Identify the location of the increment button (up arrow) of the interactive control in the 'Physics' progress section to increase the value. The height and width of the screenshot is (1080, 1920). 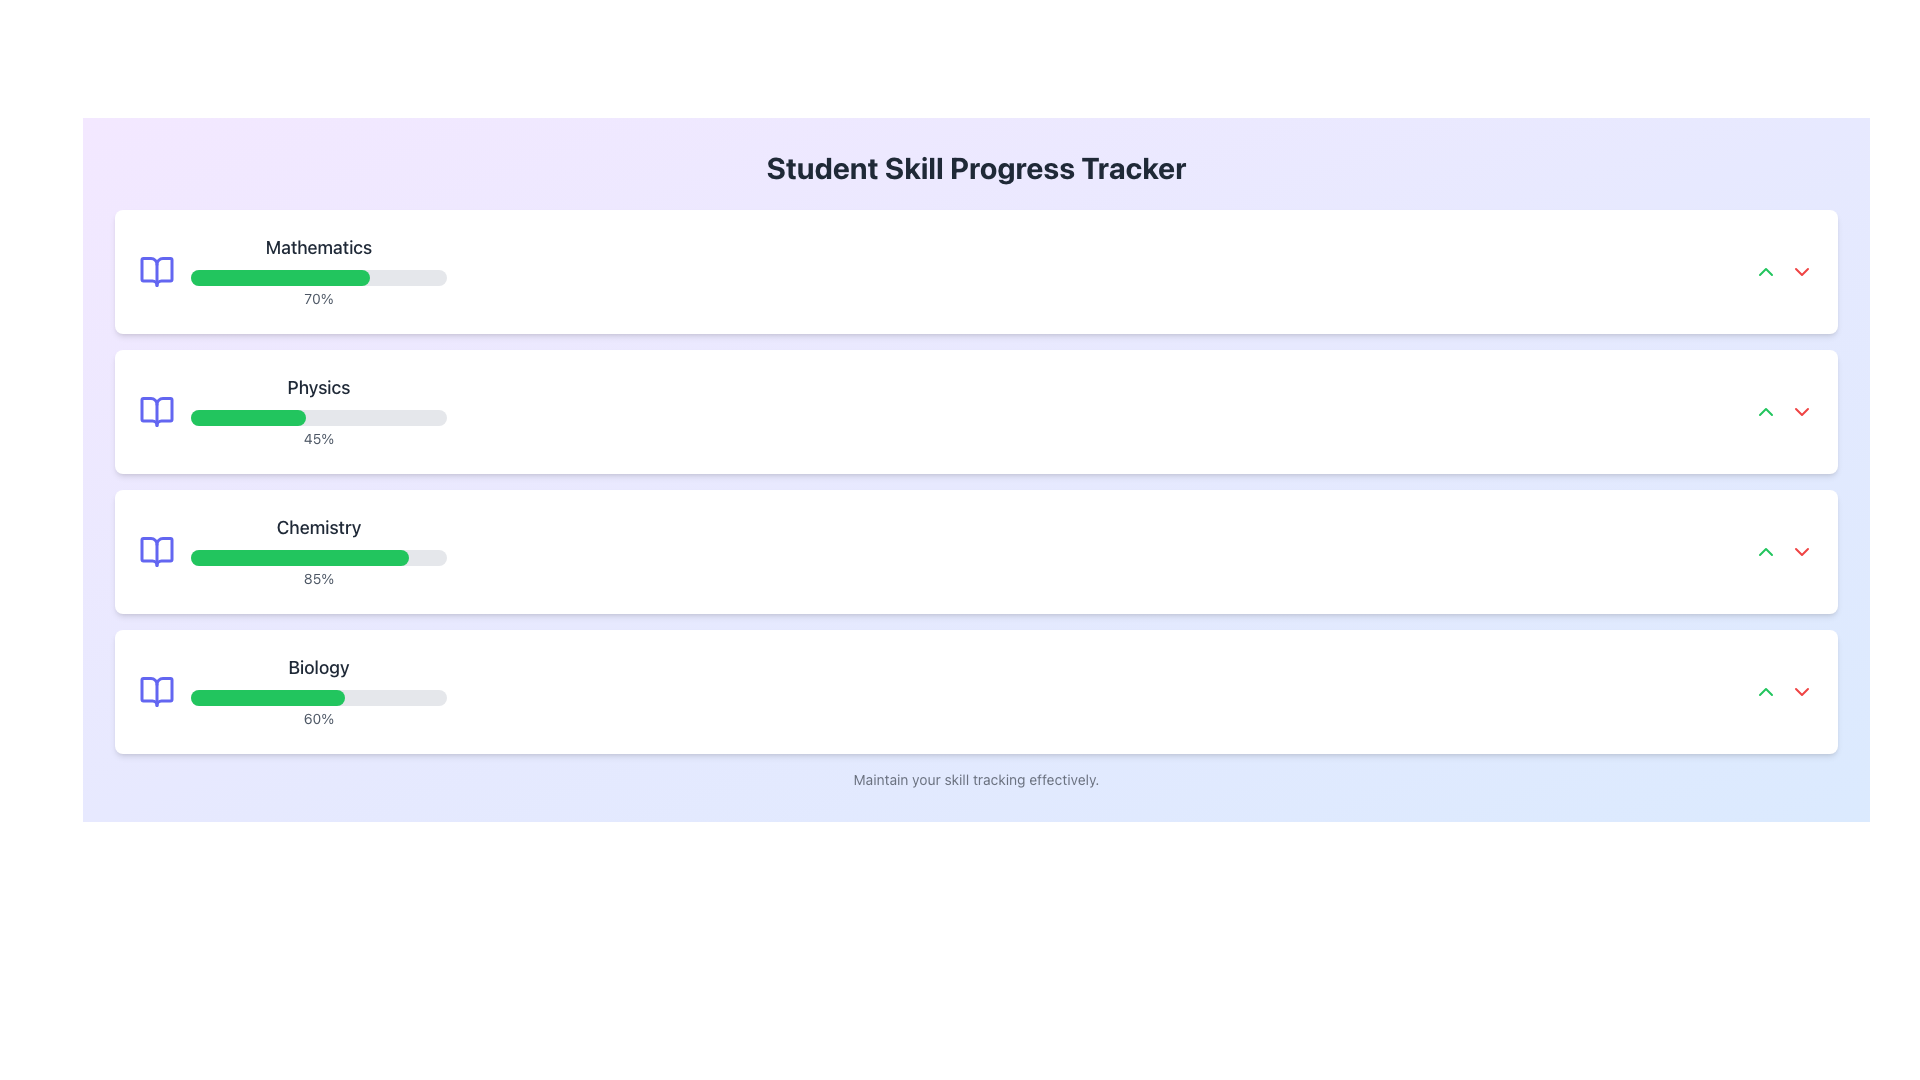
(1784, 411).